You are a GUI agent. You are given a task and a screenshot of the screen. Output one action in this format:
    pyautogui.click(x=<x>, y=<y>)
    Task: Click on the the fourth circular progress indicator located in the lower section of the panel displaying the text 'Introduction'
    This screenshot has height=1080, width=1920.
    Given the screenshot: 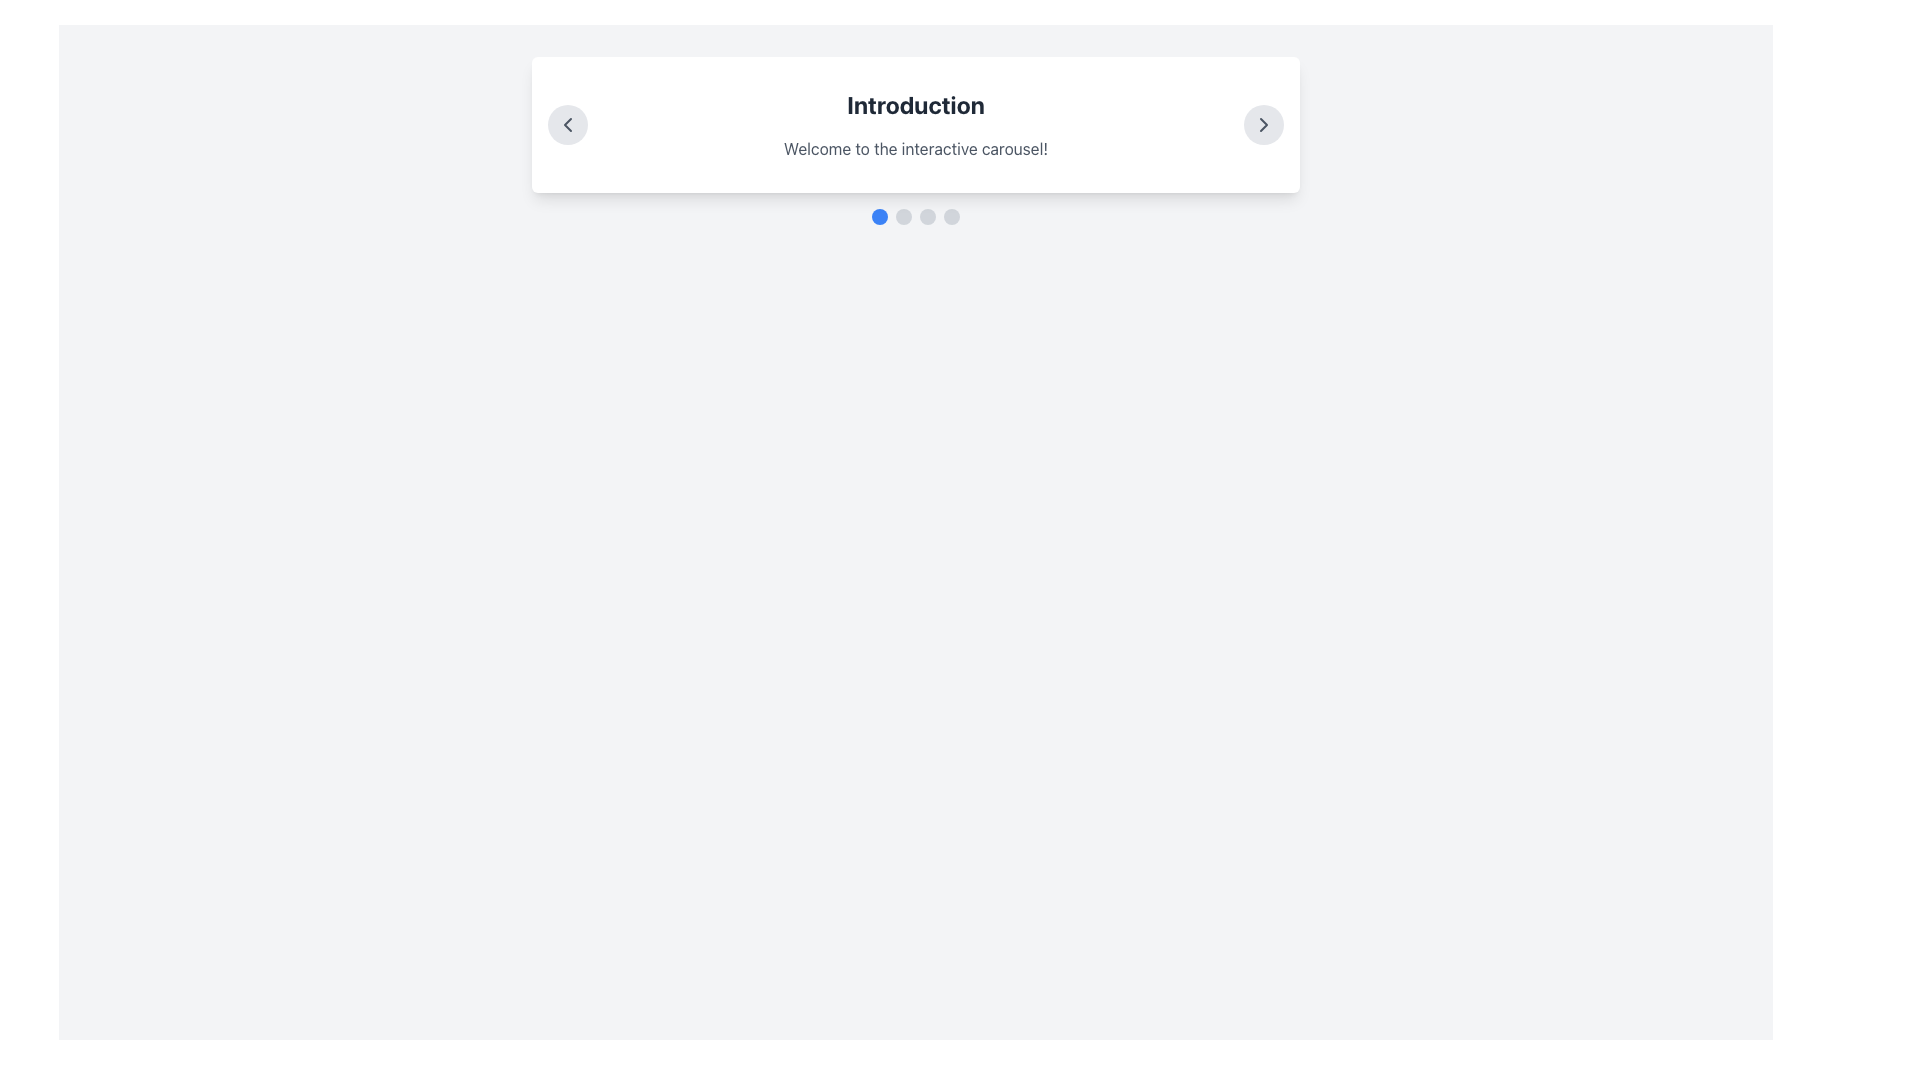 What is the action you would take?
    pyautogui.click(x=950, y=216)
    